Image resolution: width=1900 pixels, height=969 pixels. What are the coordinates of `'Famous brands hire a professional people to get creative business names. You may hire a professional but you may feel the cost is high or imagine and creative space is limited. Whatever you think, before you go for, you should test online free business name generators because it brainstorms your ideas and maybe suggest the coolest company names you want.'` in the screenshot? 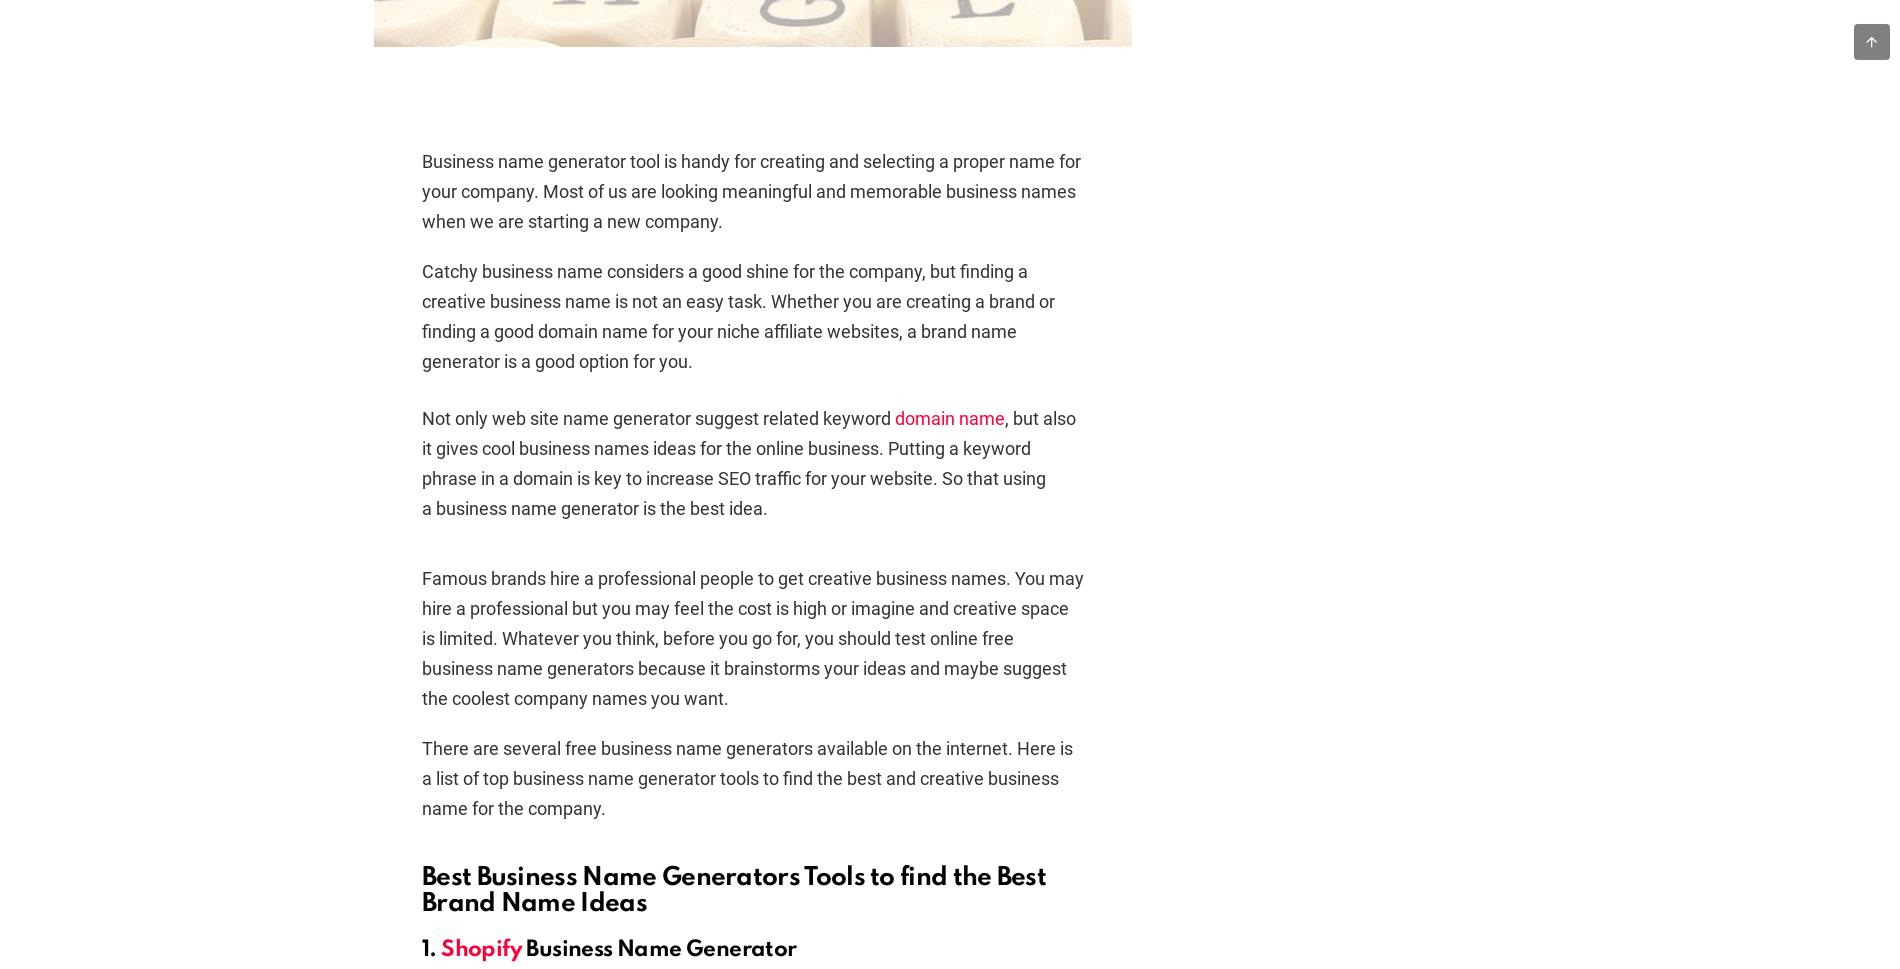 It's located at (751, 637).